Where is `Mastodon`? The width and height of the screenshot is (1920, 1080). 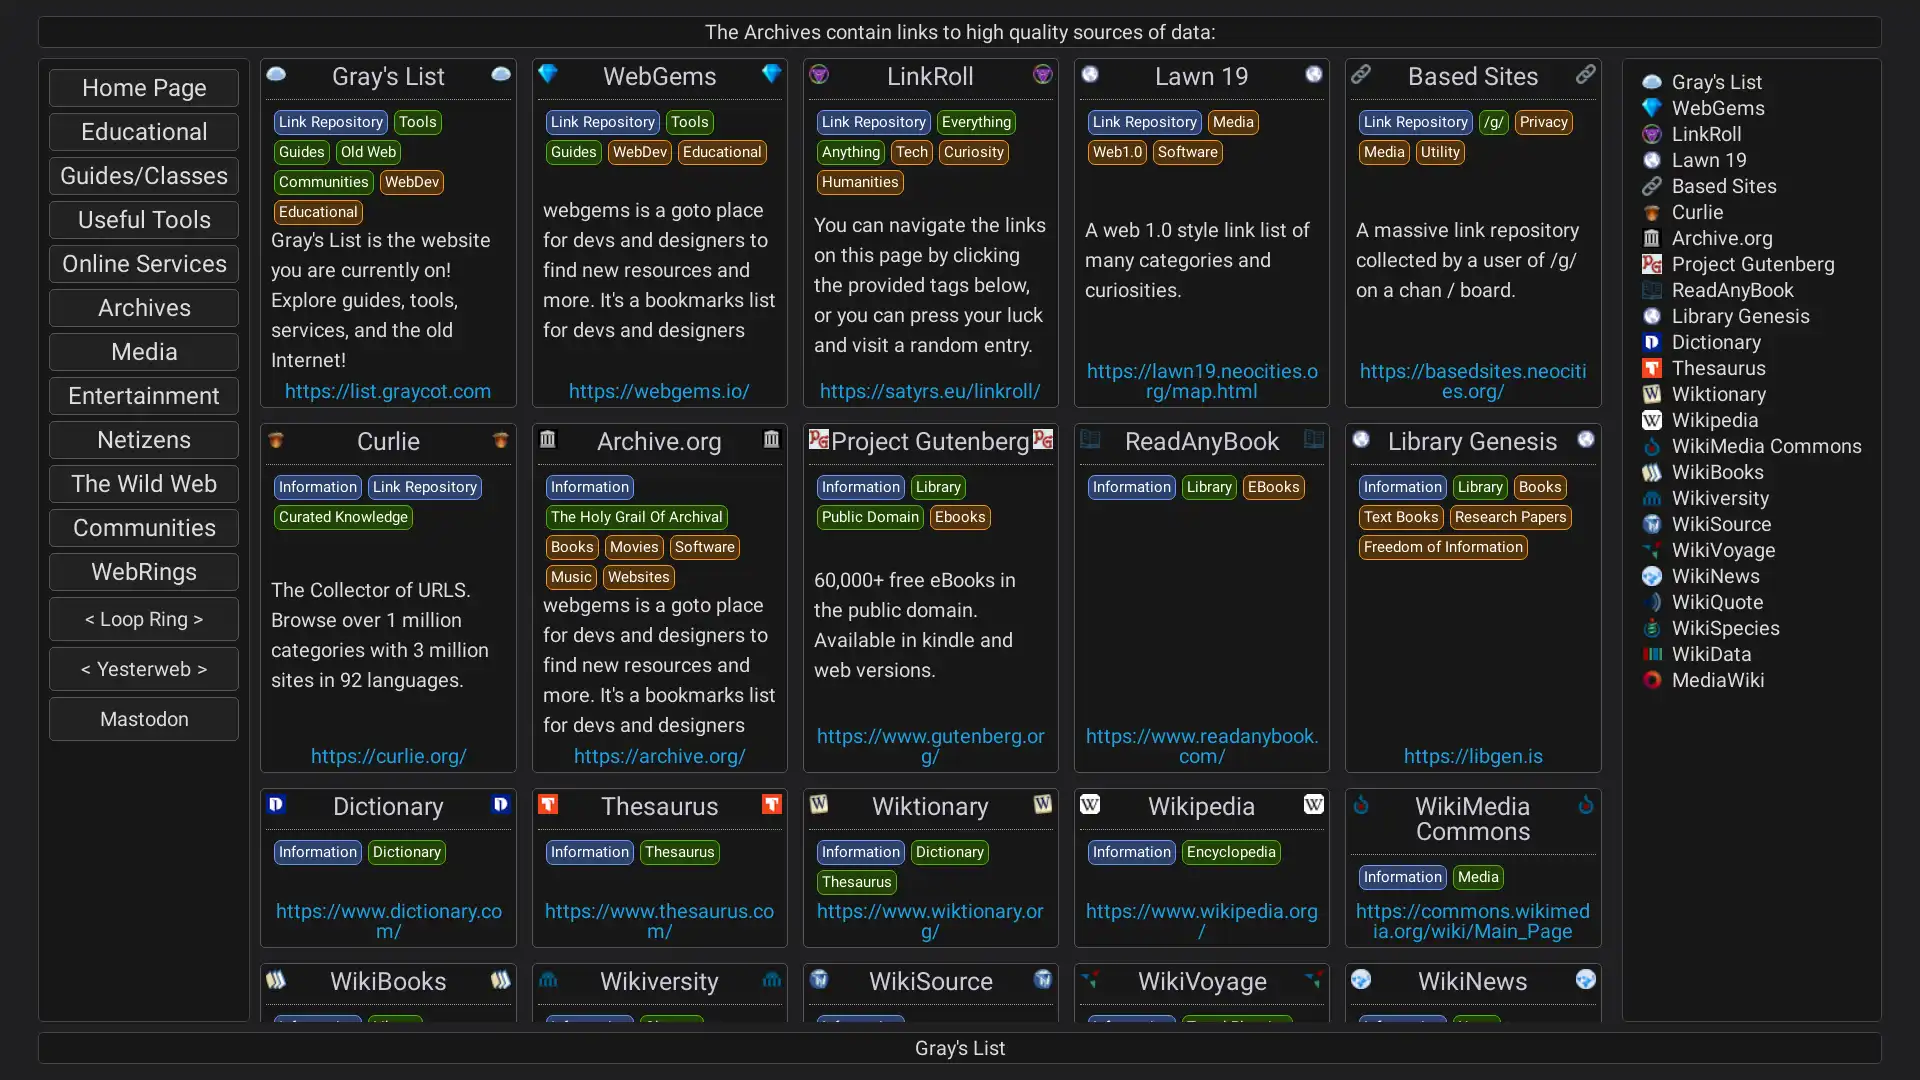
Mastodon is located at coordinates (143, 717).